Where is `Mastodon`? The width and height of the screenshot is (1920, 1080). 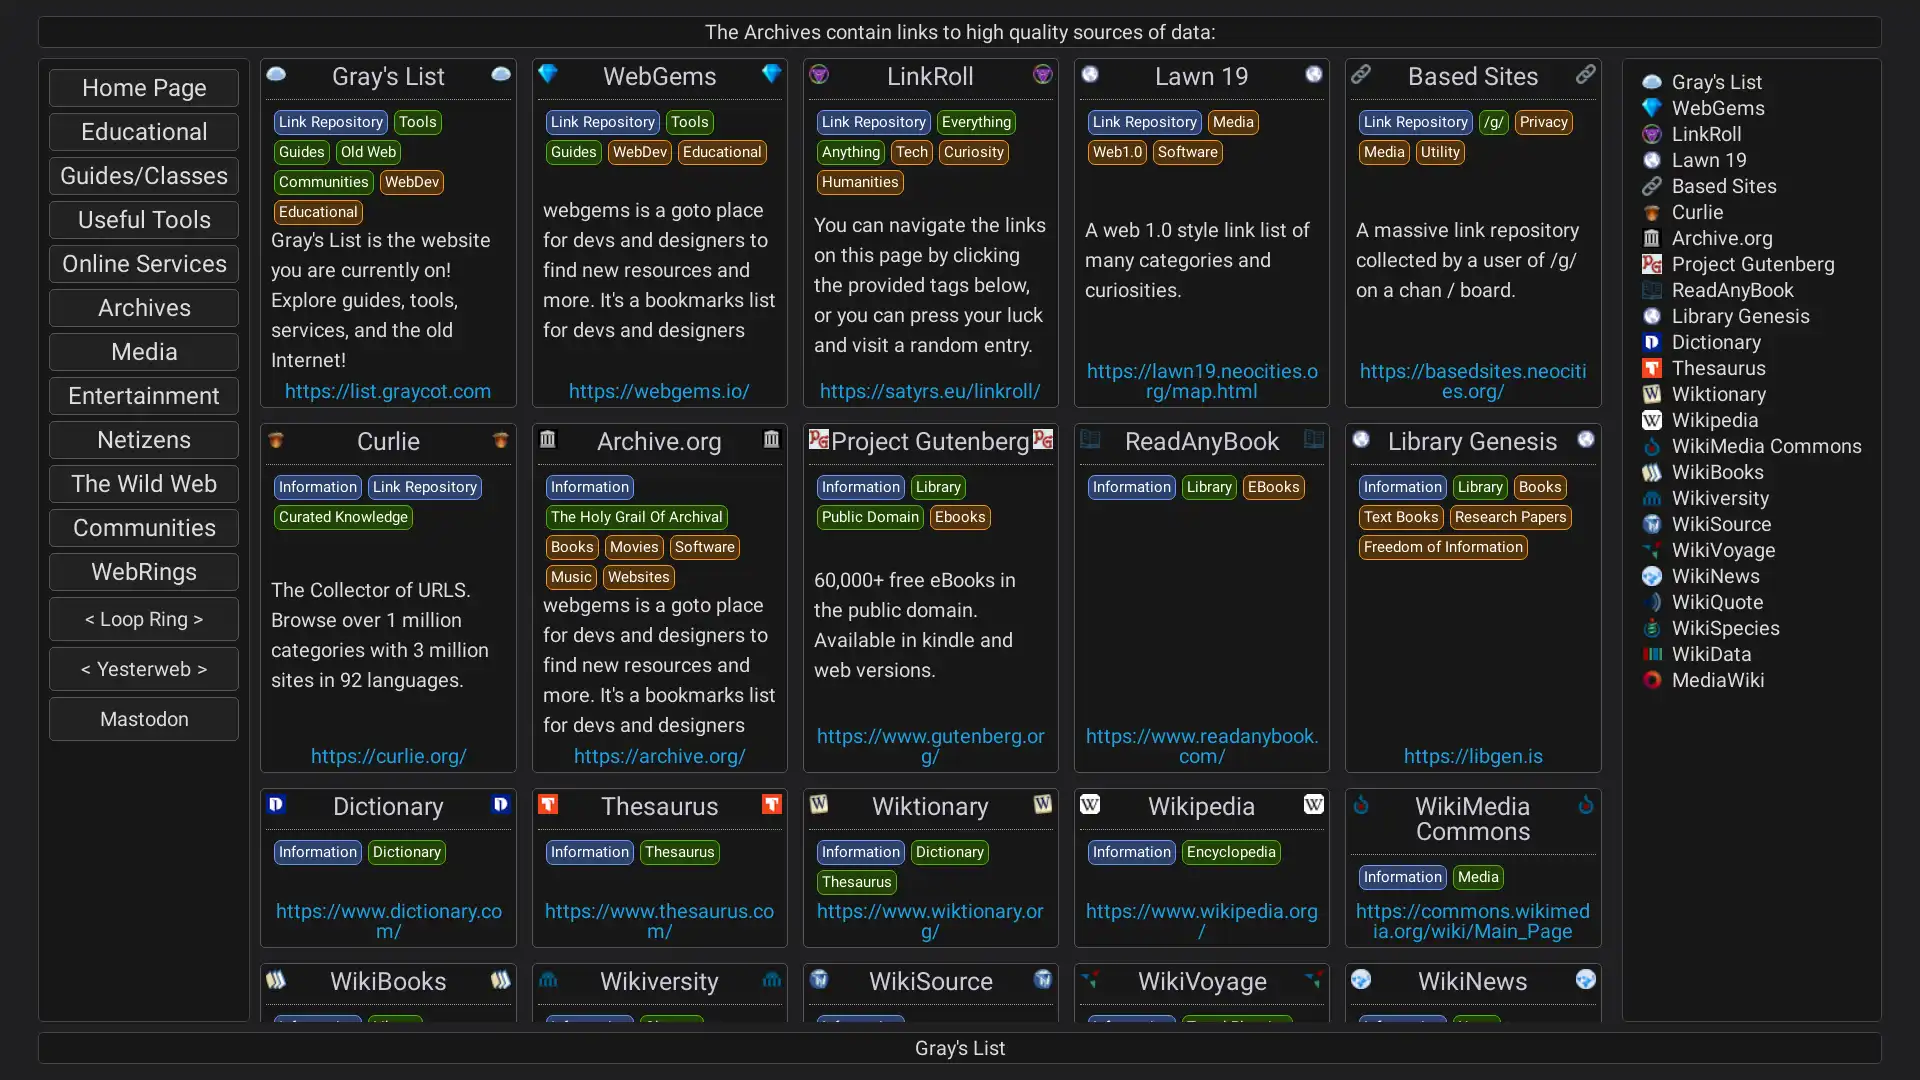
Mastodon is located at coordinates (143, 717).